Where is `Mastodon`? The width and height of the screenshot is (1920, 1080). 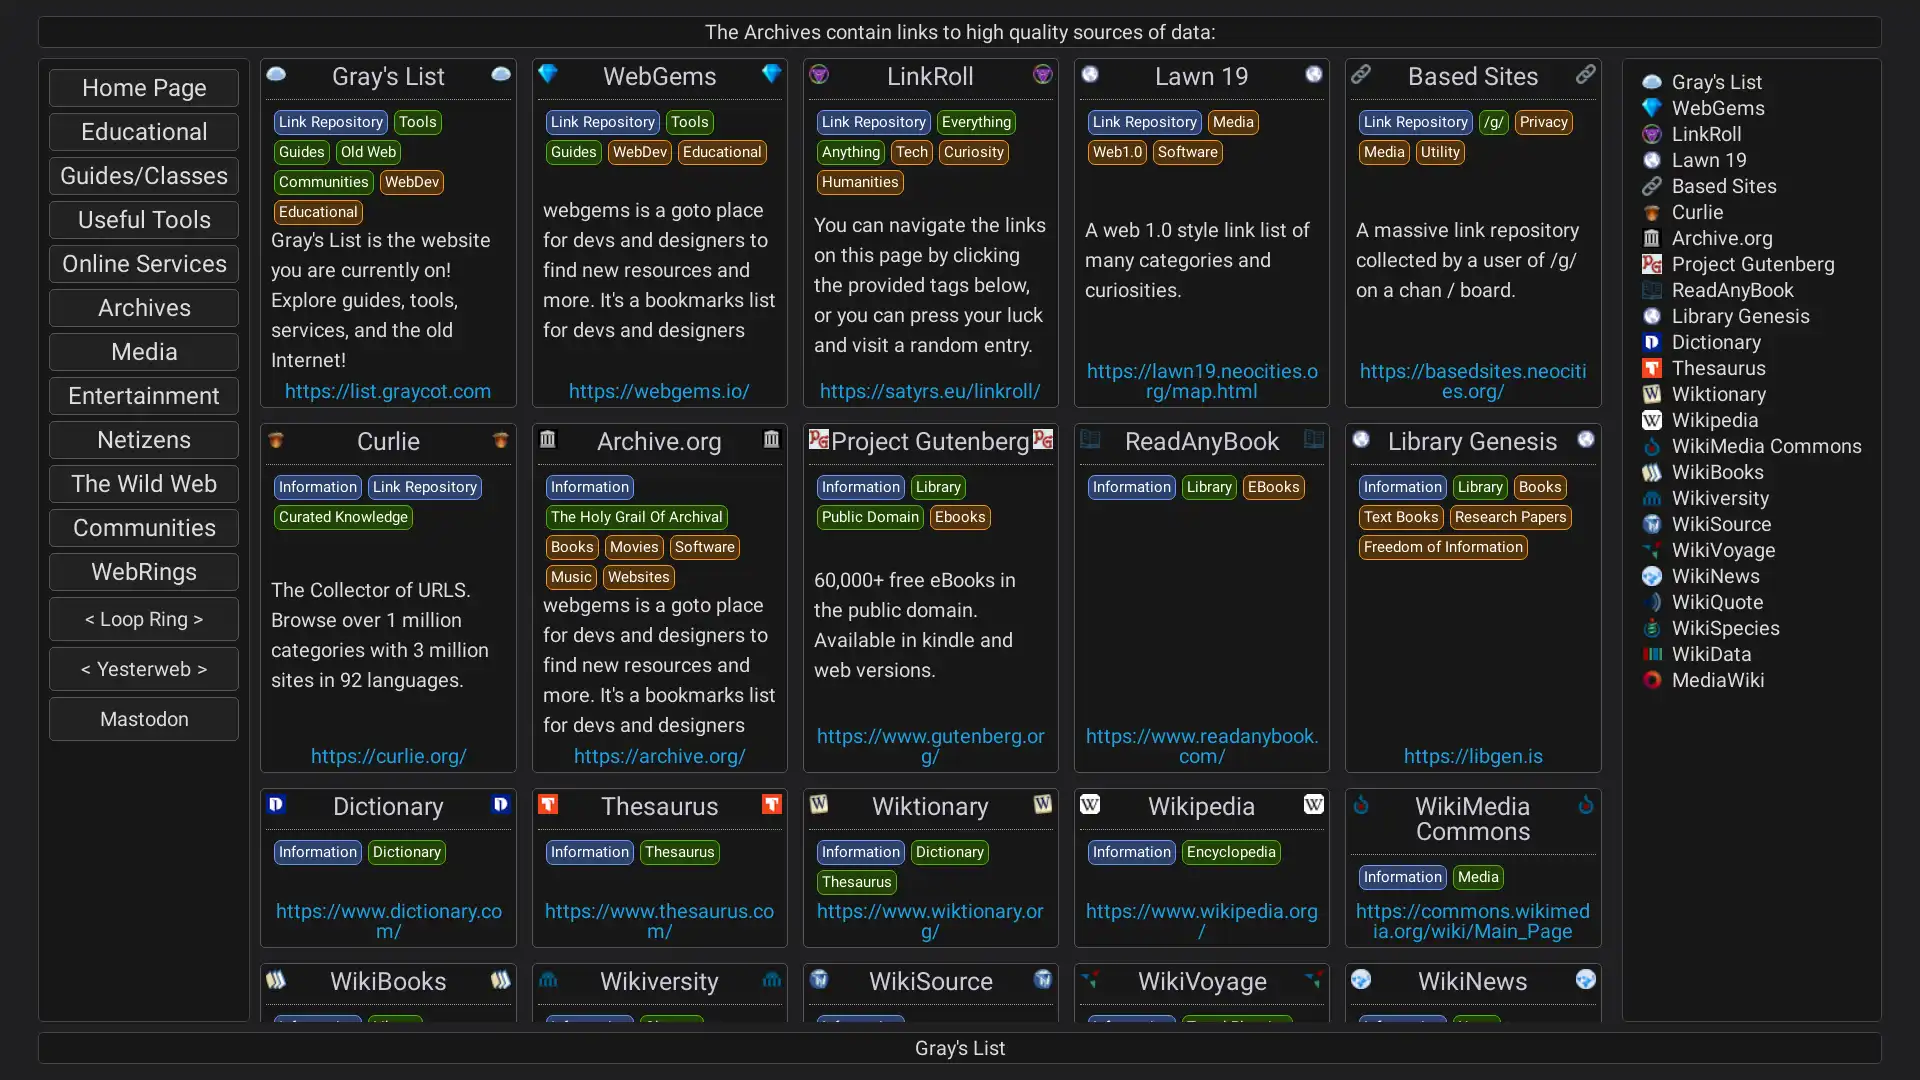
Mastodon is located at coordinates (143, 717).